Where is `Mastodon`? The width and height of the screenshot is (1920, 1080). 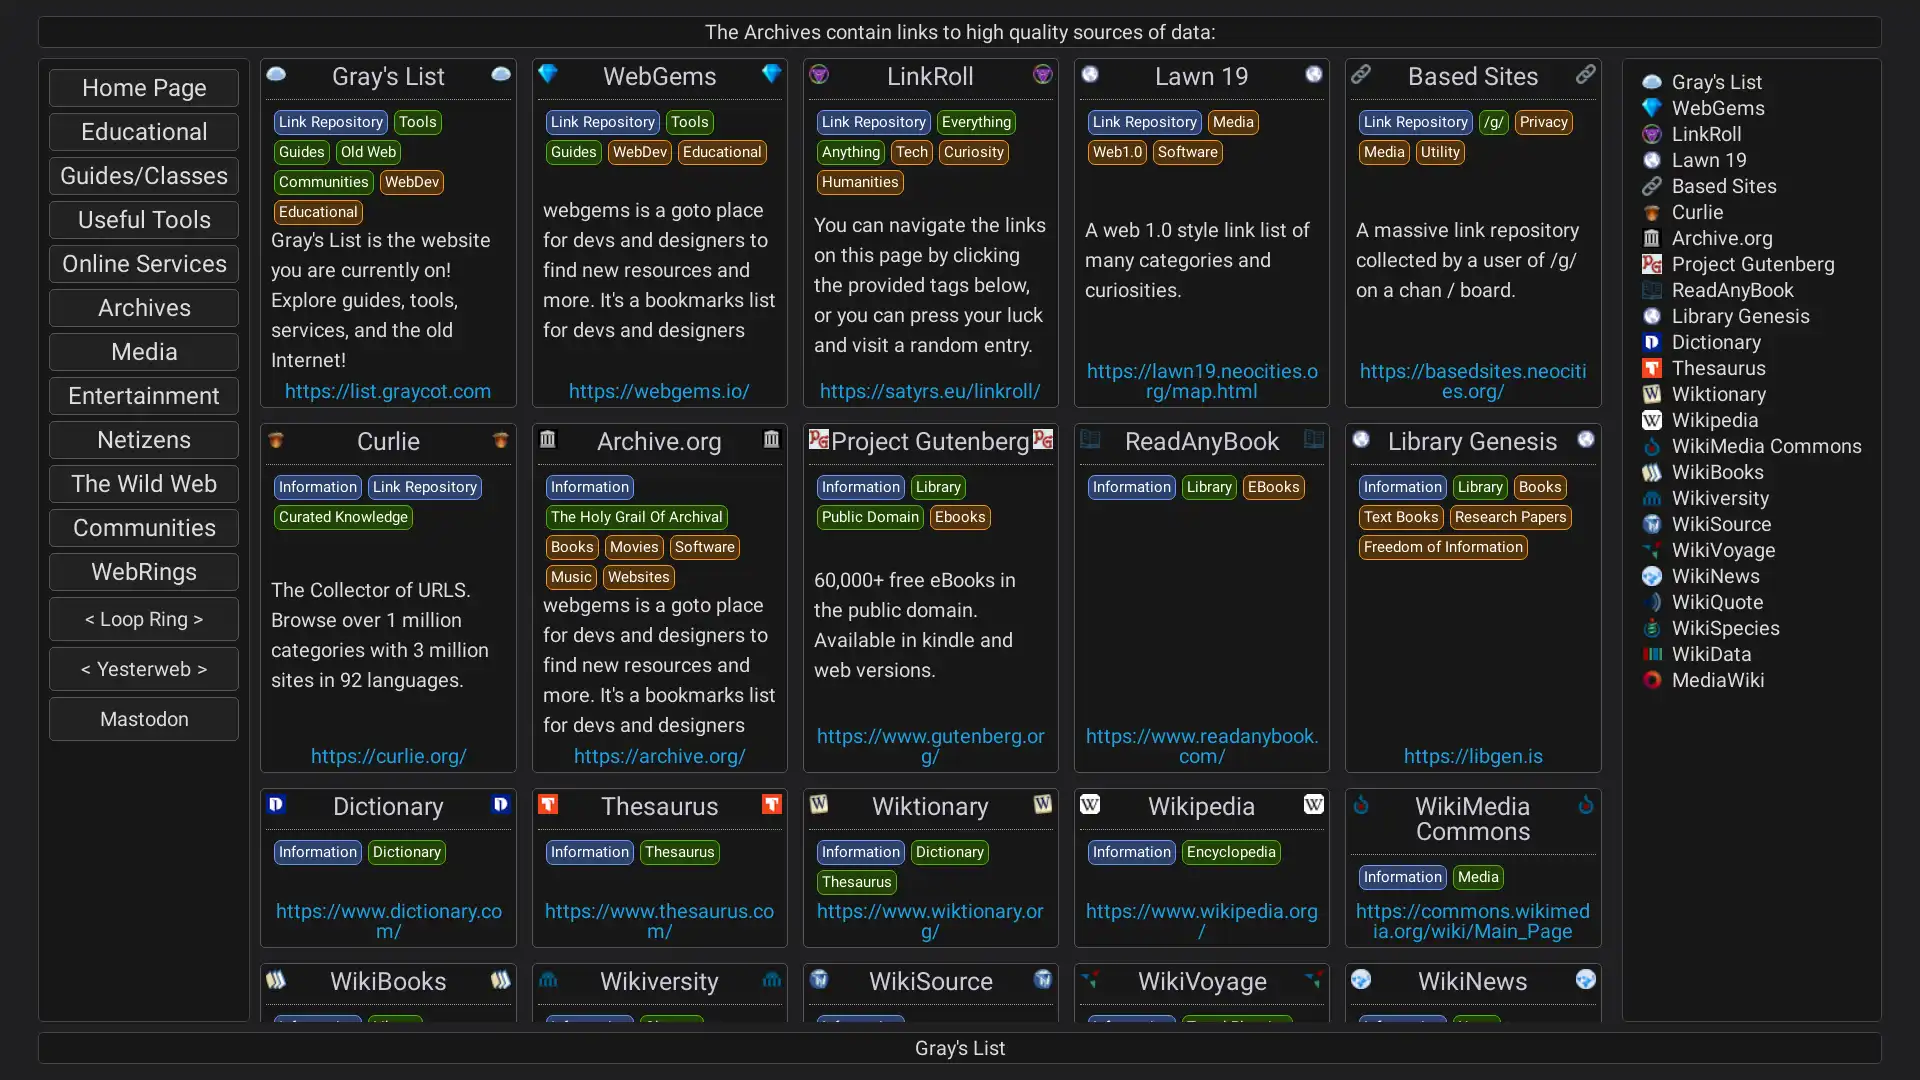
Mastodon is located at coordinates (143, 717).